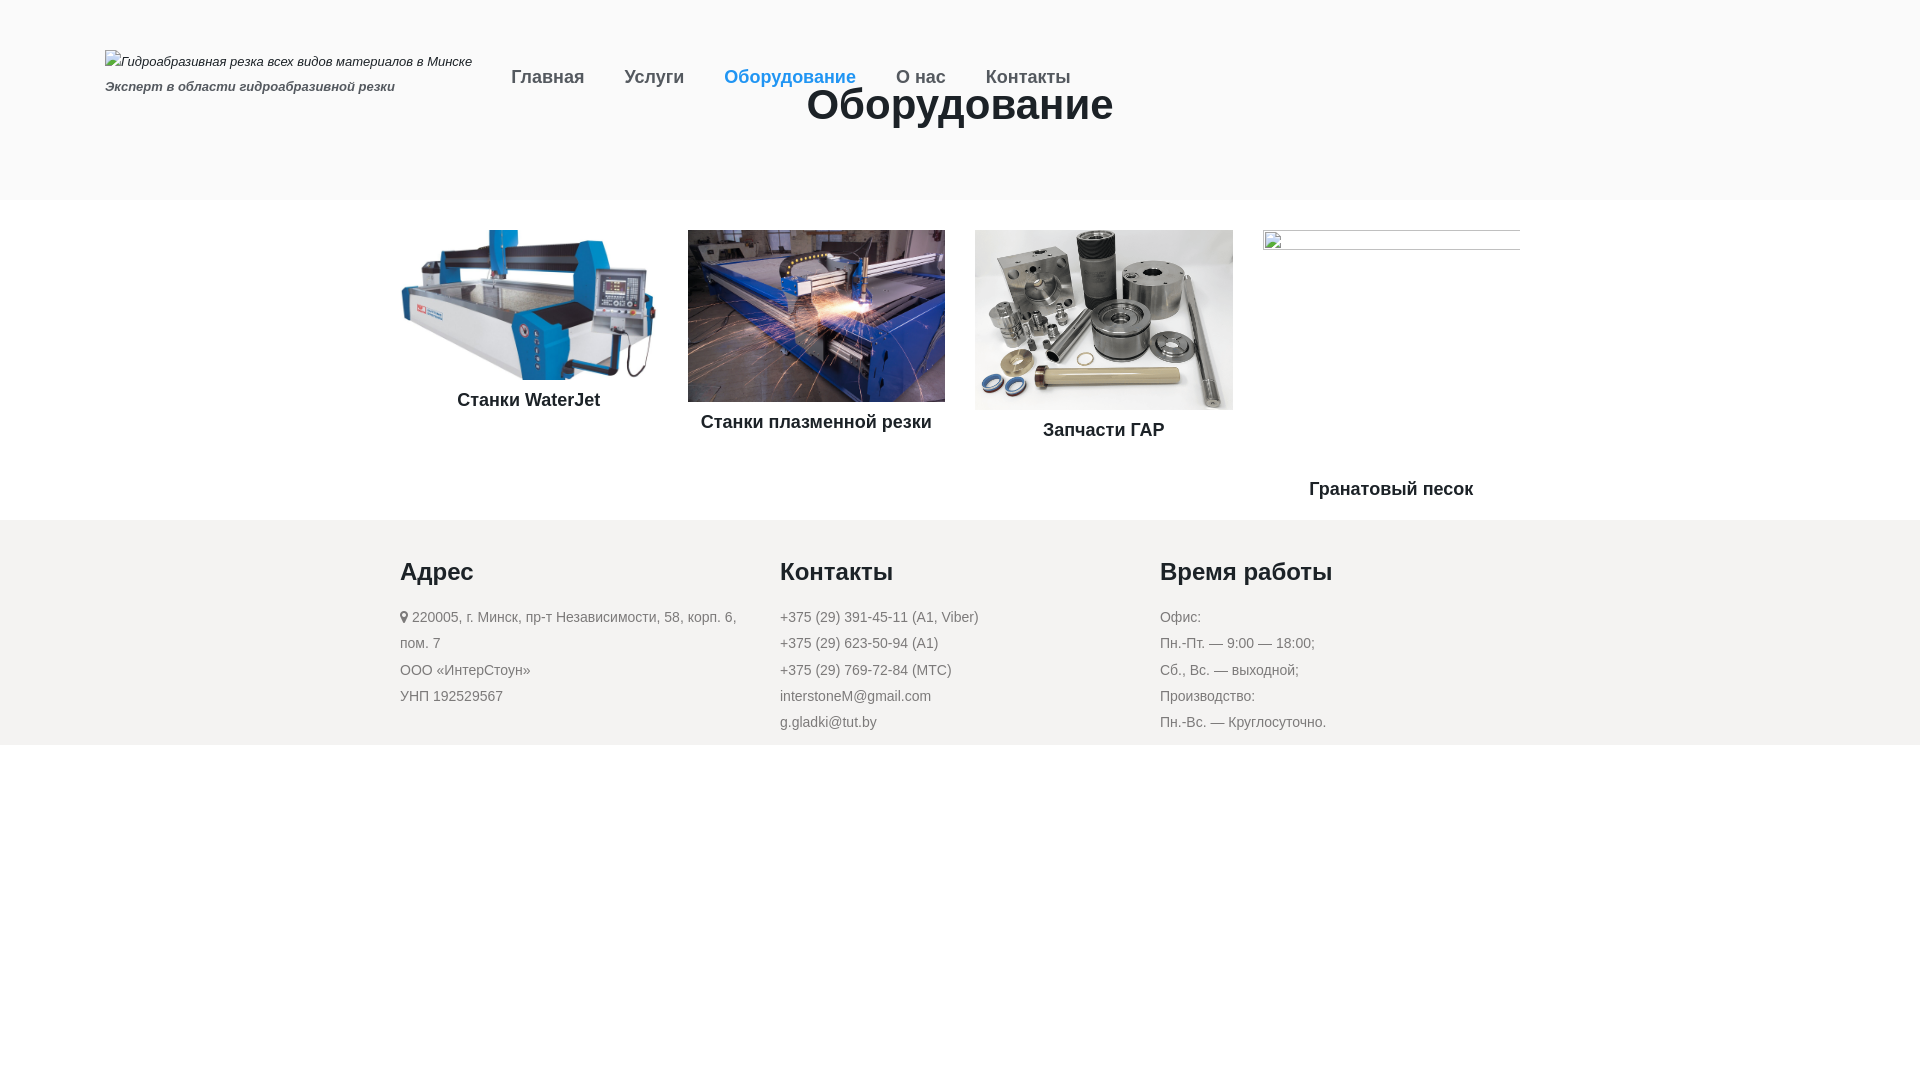 Image resolution: width=1920 pixels, height=1080 pixels. I want to click on 'interstoneM@gmail.com', so click(855, 694).